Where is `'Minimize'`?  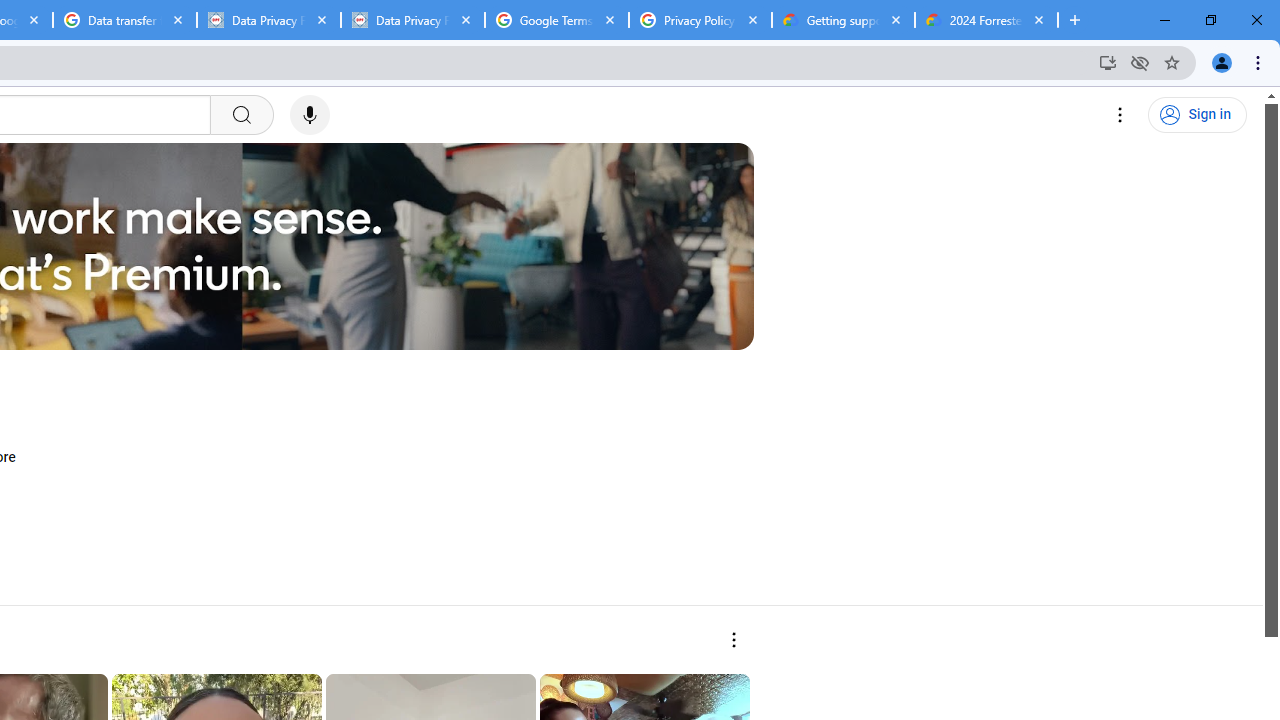
'Minimize' is located at coordinates (1165, 20).